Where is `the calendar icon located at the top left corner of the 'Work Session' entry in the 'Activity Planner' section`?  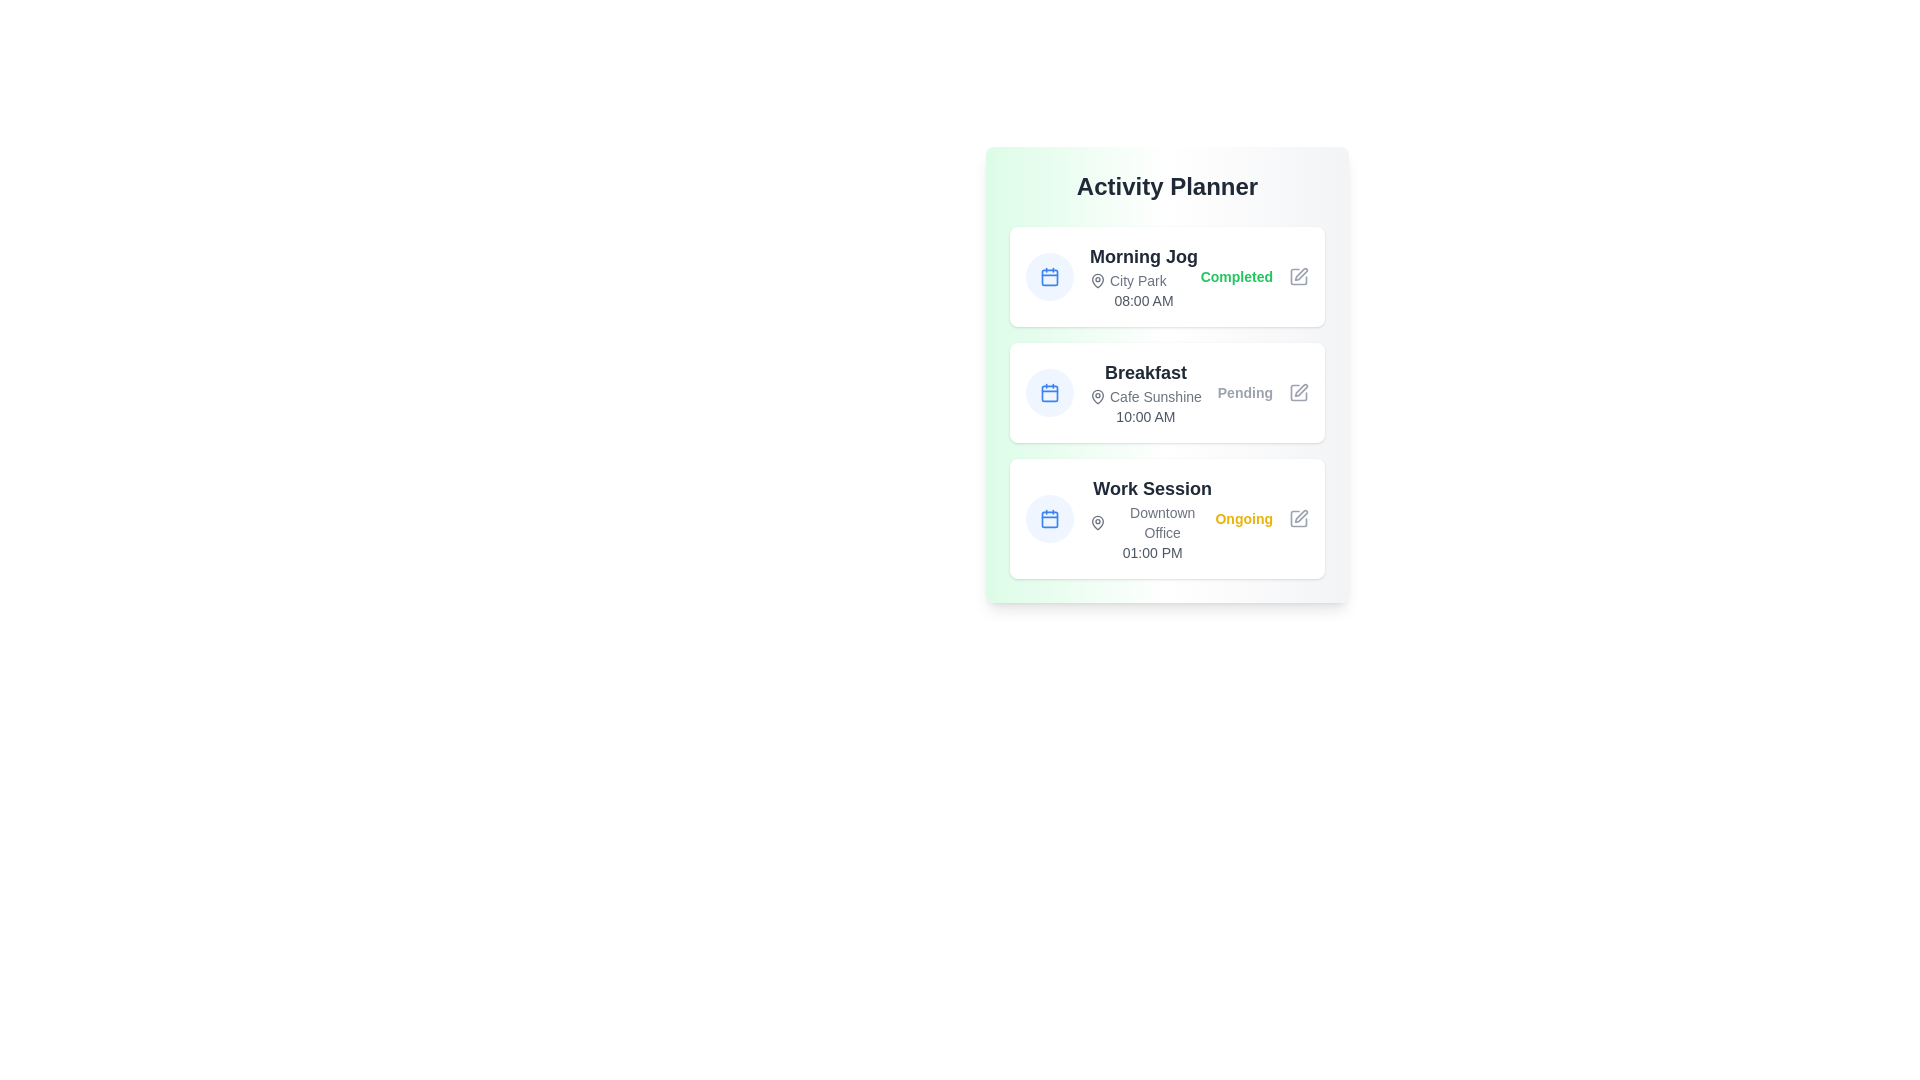
the calendar icon located at the top left corner of the 'Work Session' entry in the 'Activity Planner' section is located at coordinates (1049, 518).